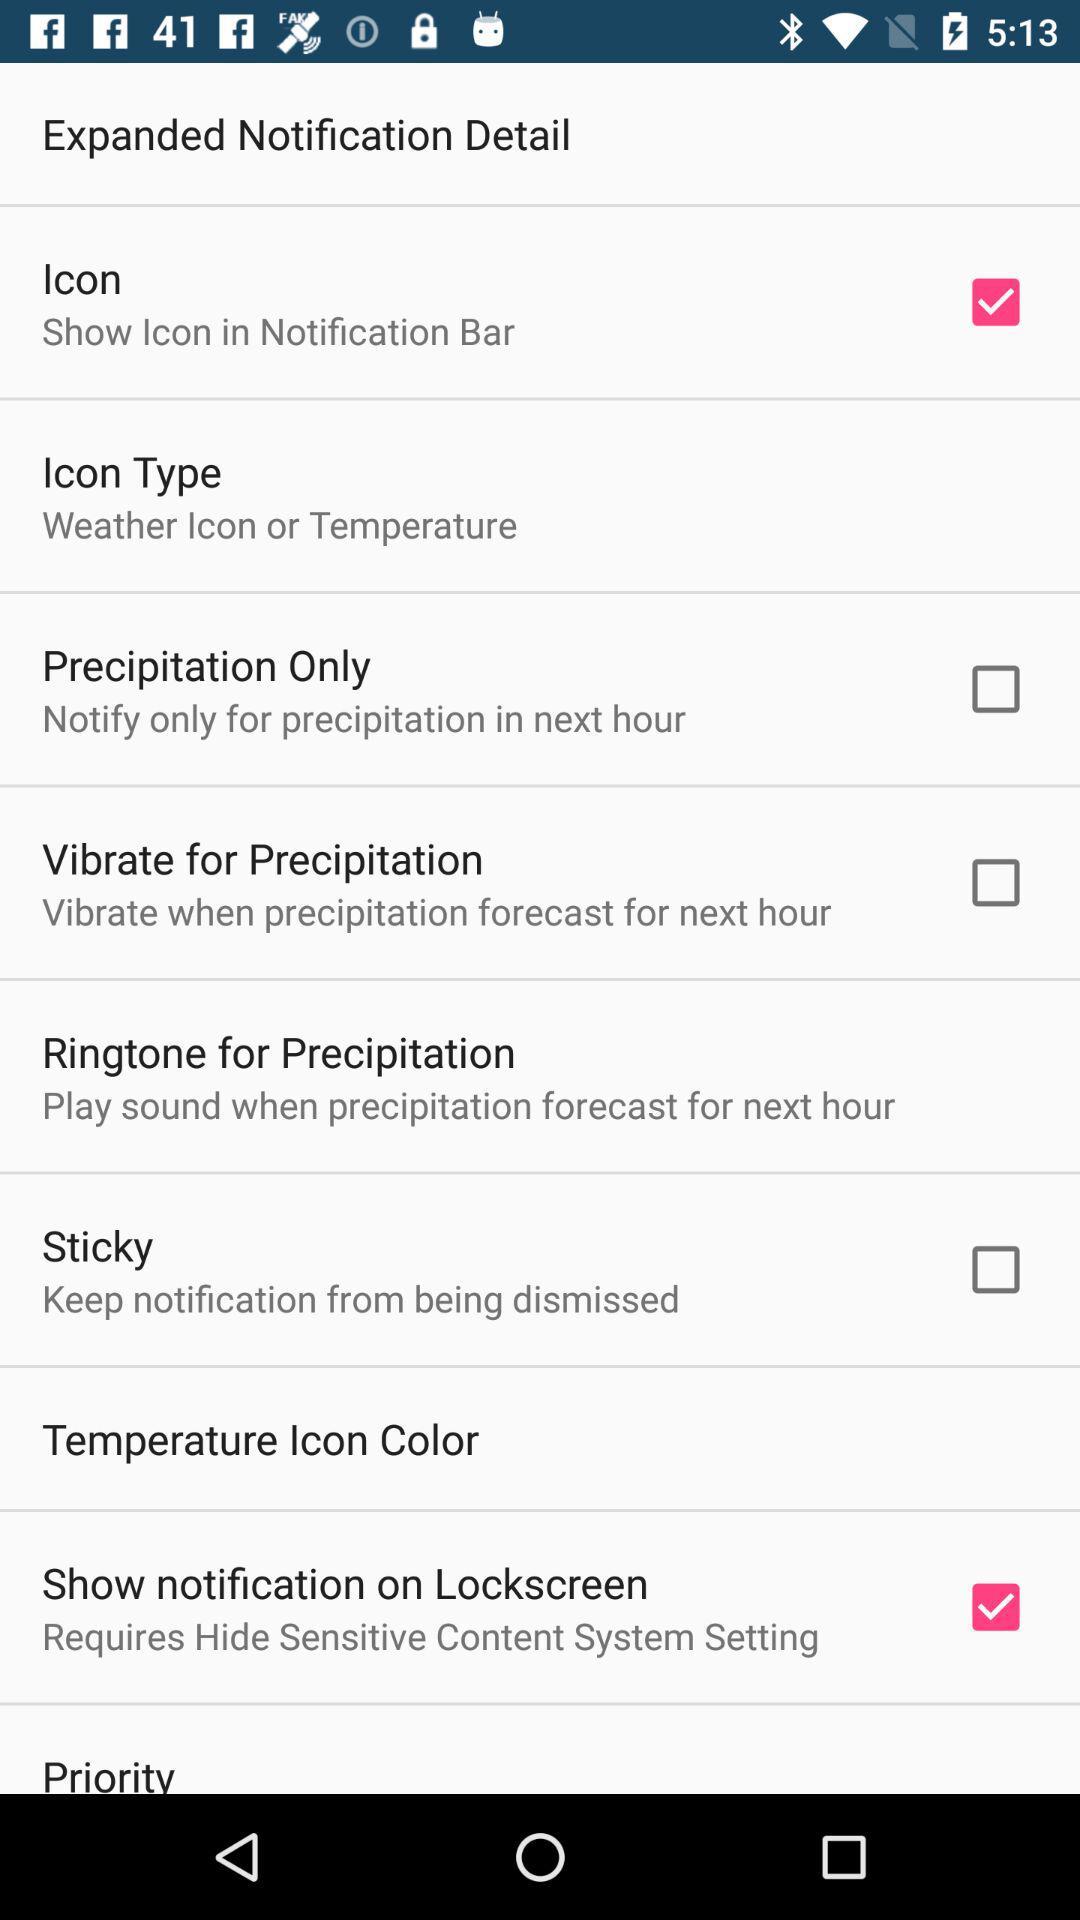 Image resolution: width=1080 pixels, height=1920 pixels. I want to click on the item below precipitation only, so click(364, 717).